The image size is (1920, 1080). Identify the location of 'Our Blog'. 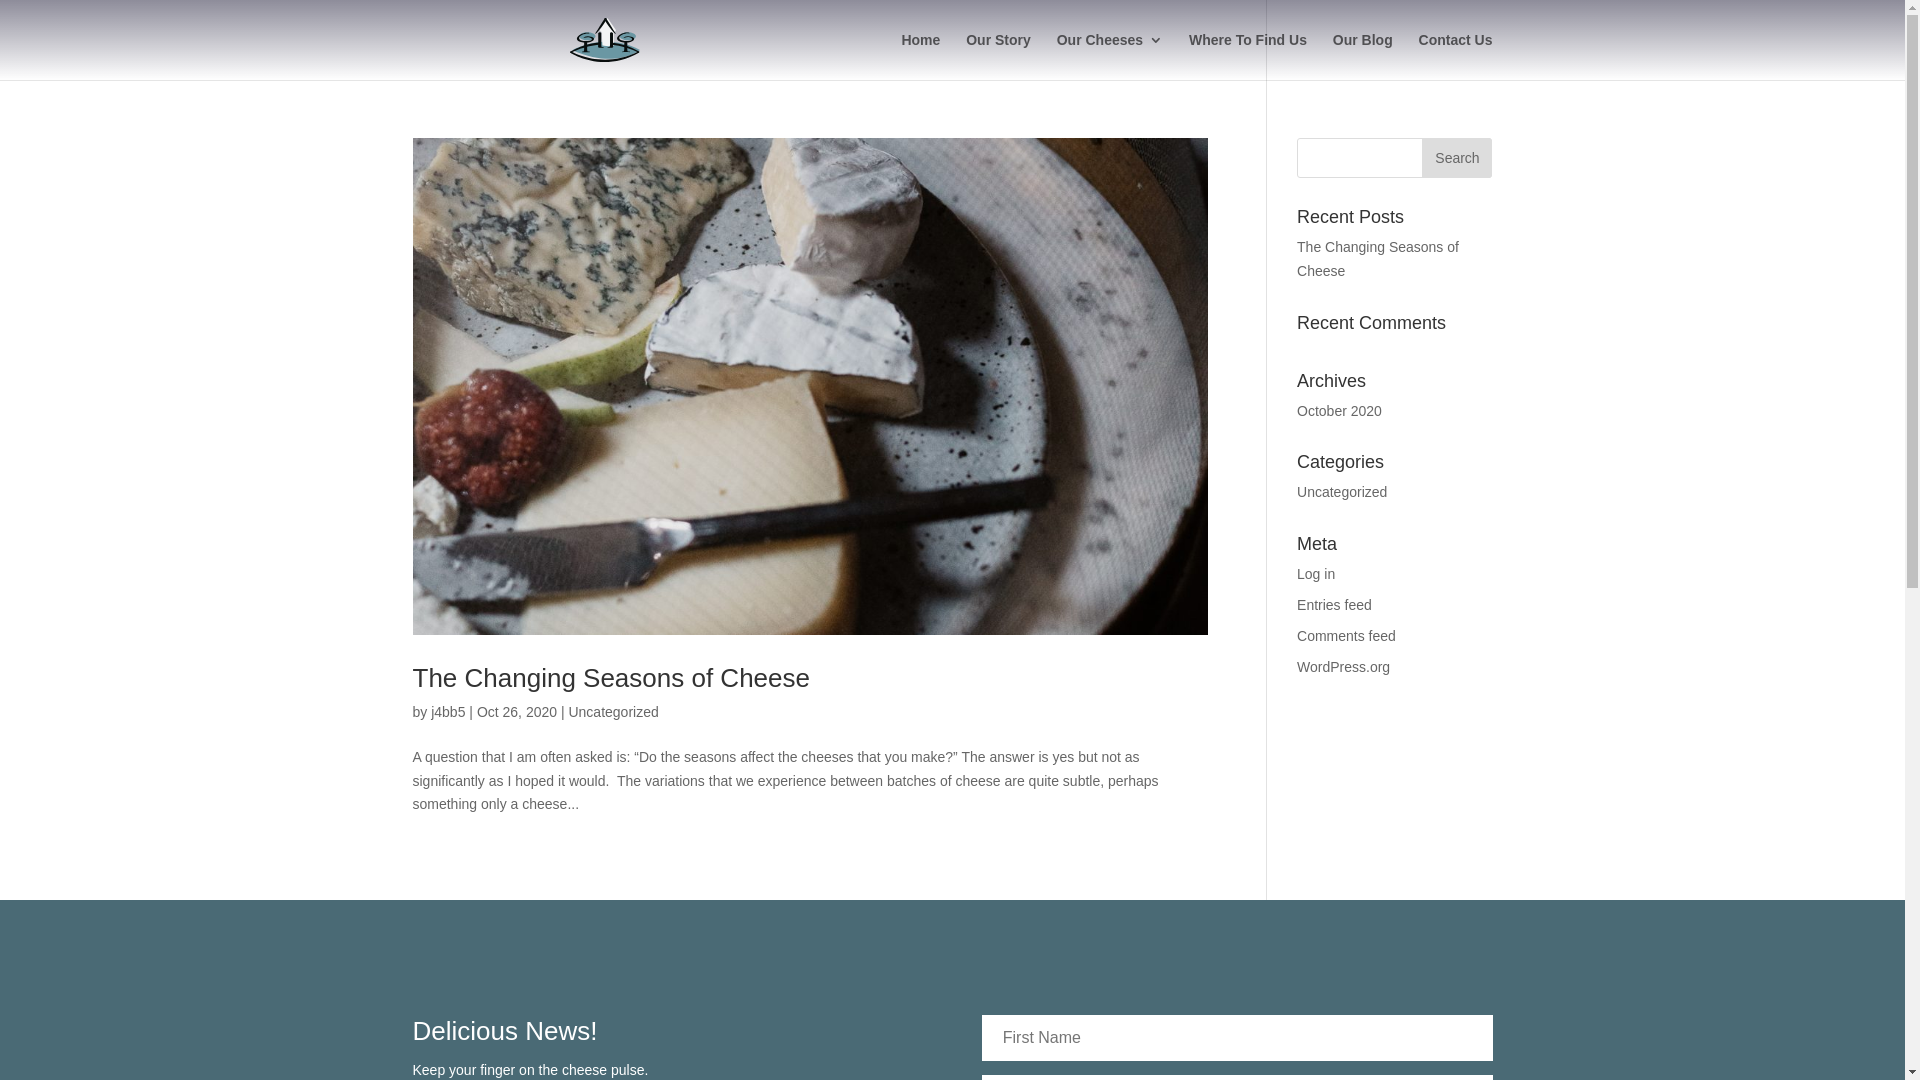
(1362, 55).